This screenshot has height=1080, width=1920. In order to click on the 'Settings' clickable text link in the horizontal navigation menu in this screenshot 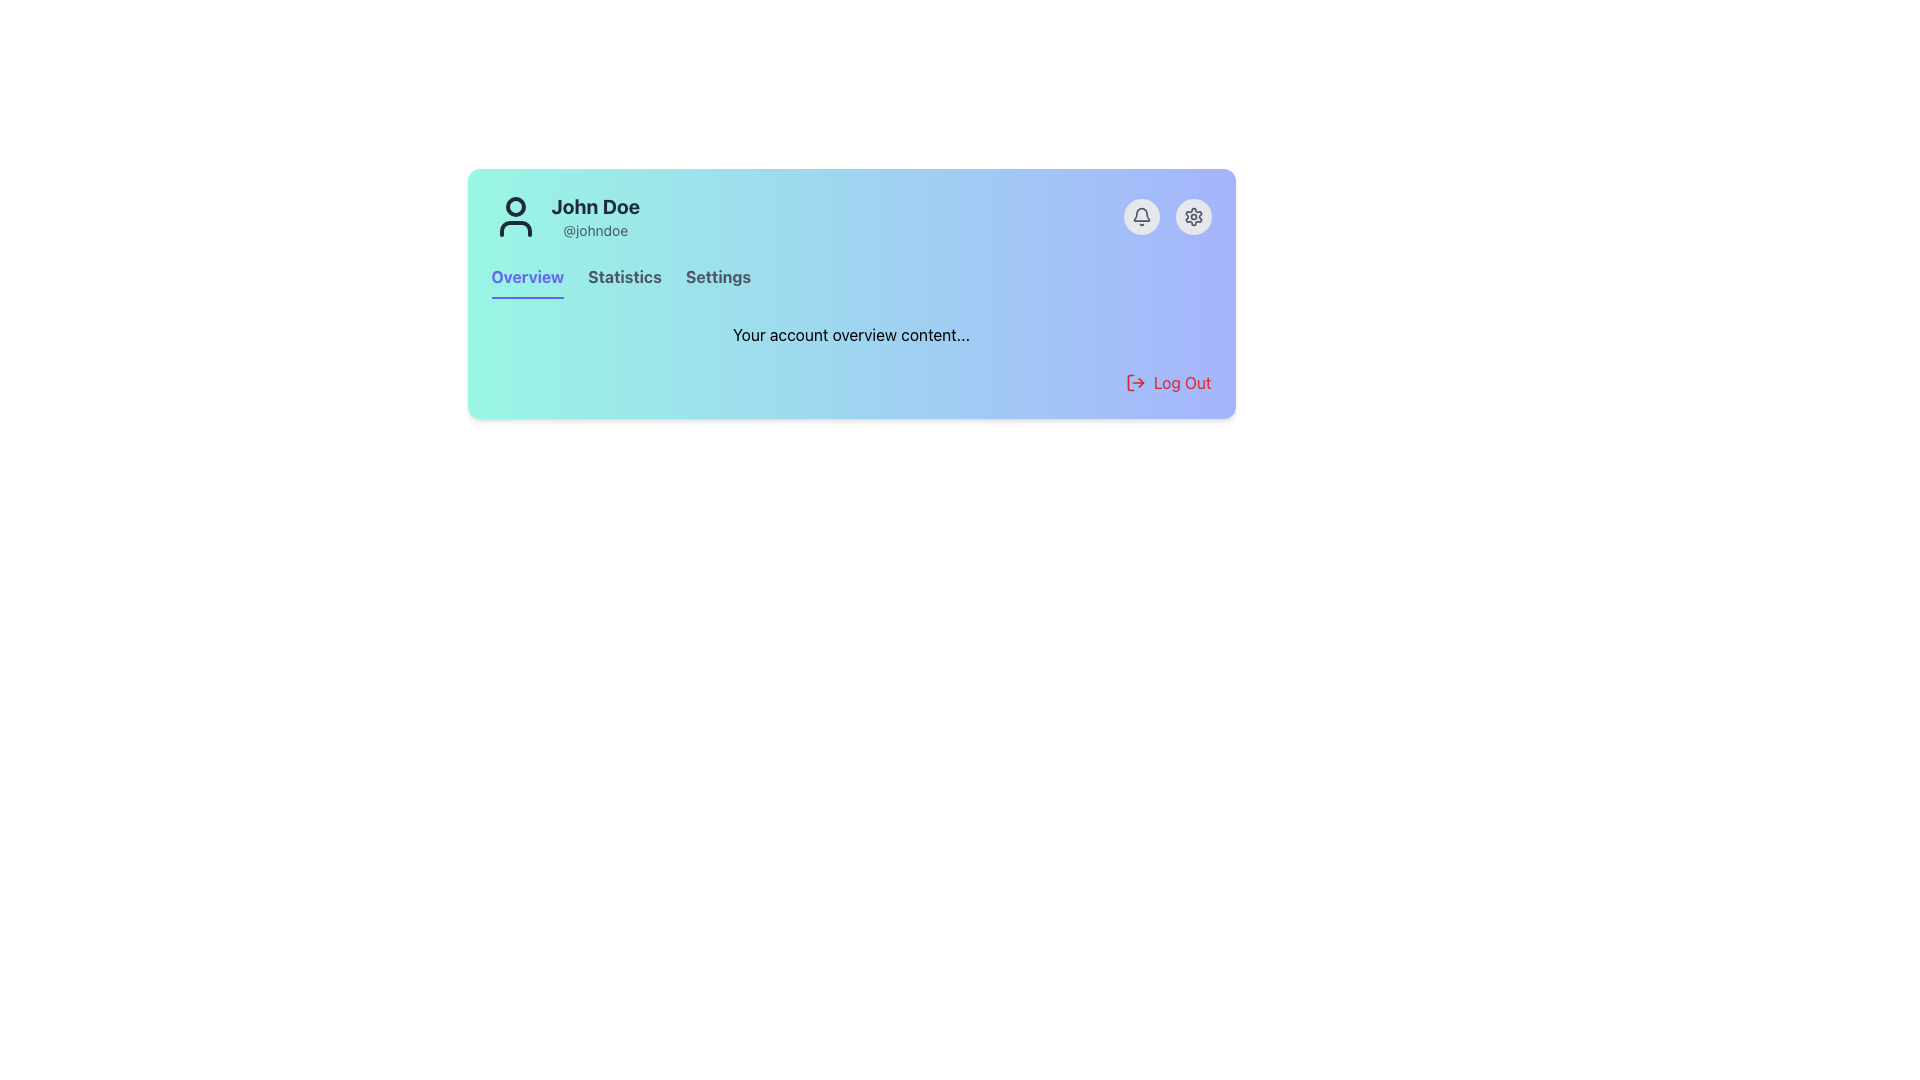, I will do `click(718, 281)`.